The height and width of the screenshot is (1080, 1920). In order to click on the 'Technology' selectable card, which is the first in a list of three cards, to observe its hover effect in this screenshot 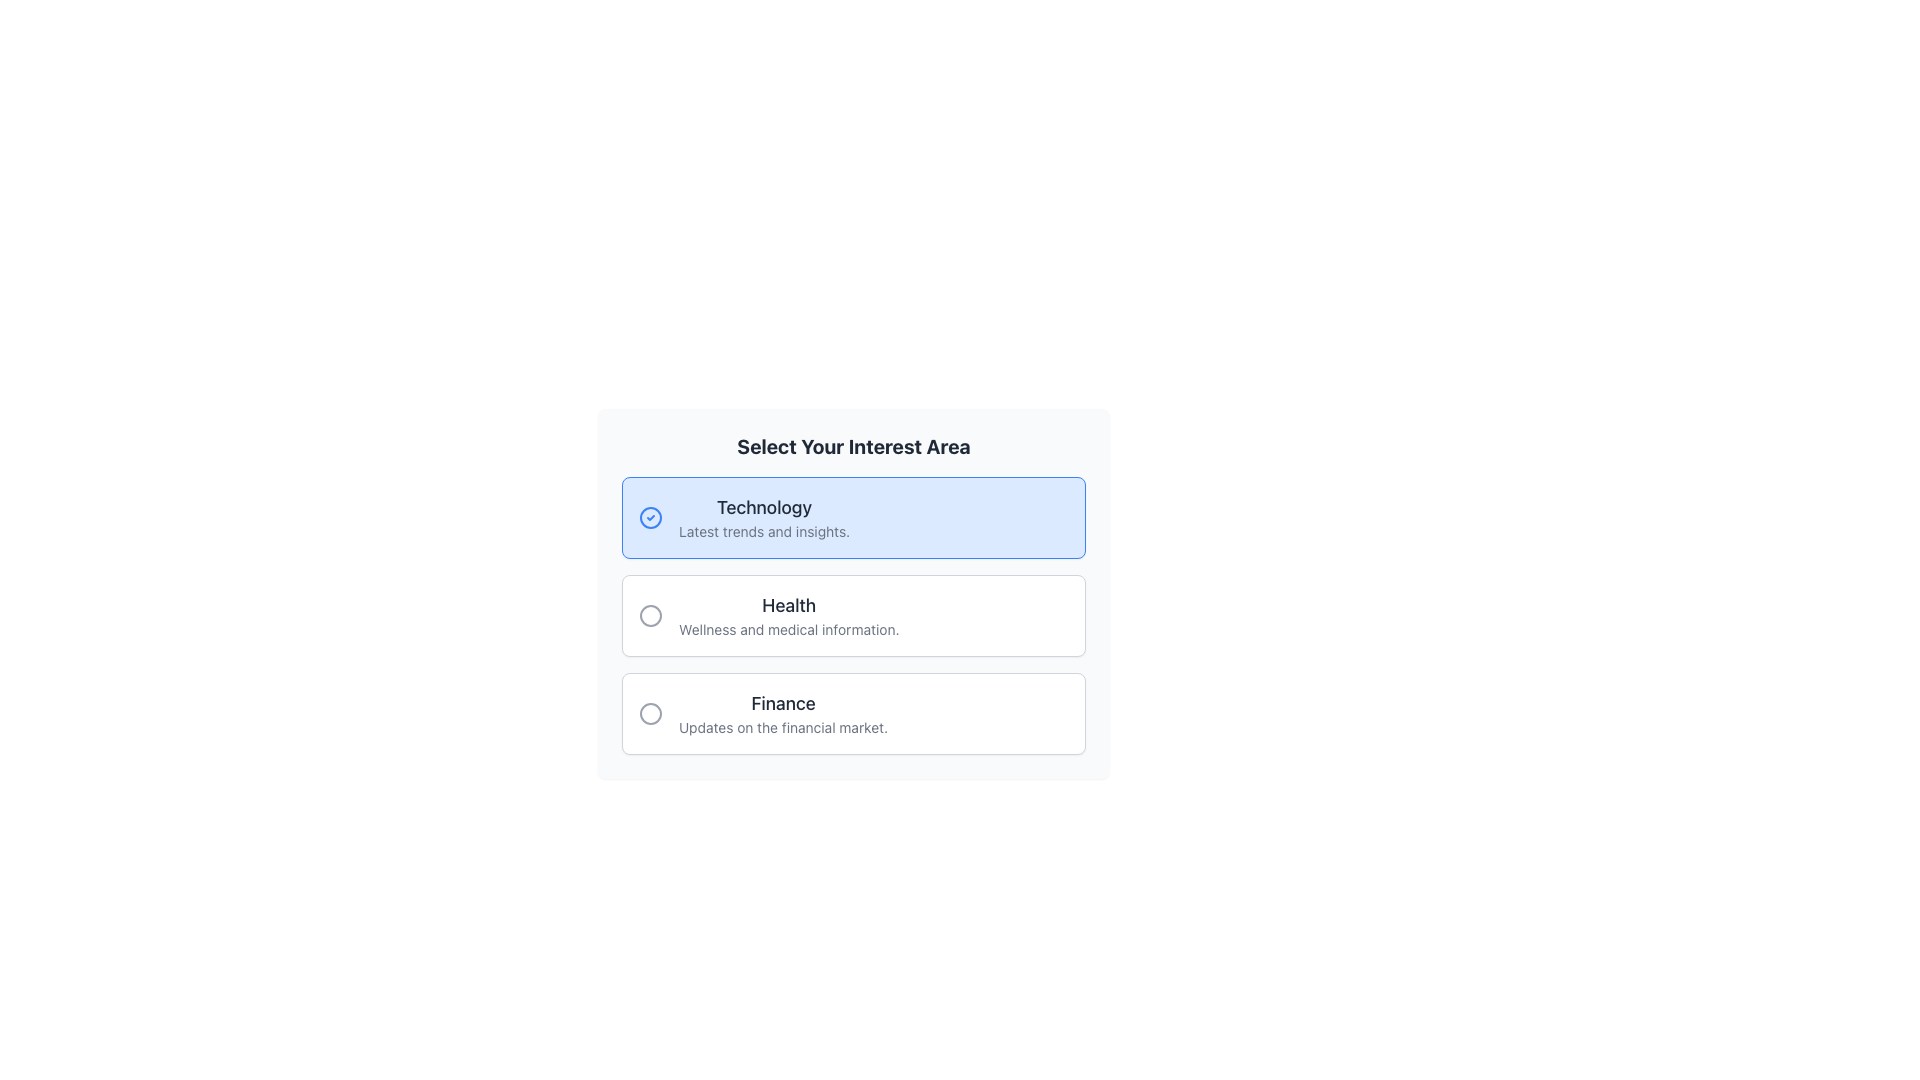, I will do `click(854, 516)`.